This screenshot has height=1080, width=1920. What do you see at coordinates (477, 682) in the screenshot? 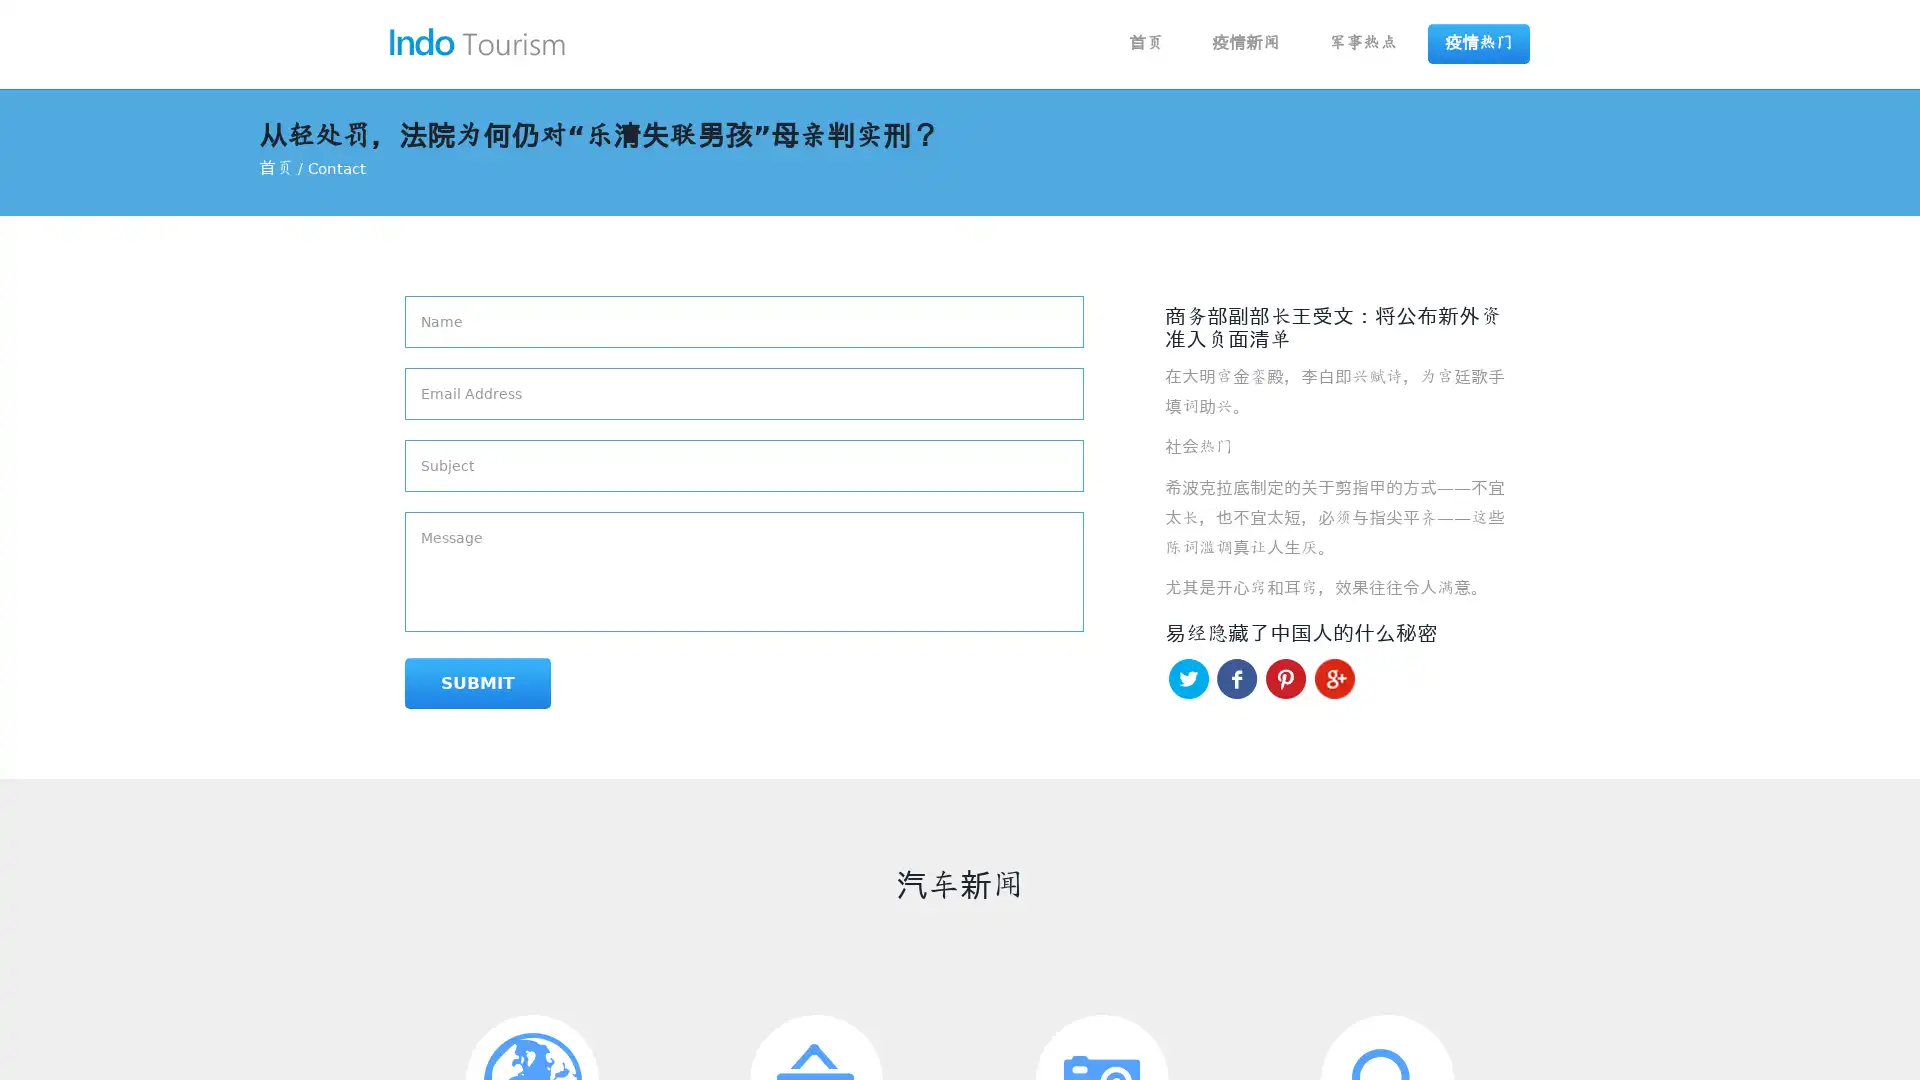
I see `Submit` at bounding box center [477, 682].